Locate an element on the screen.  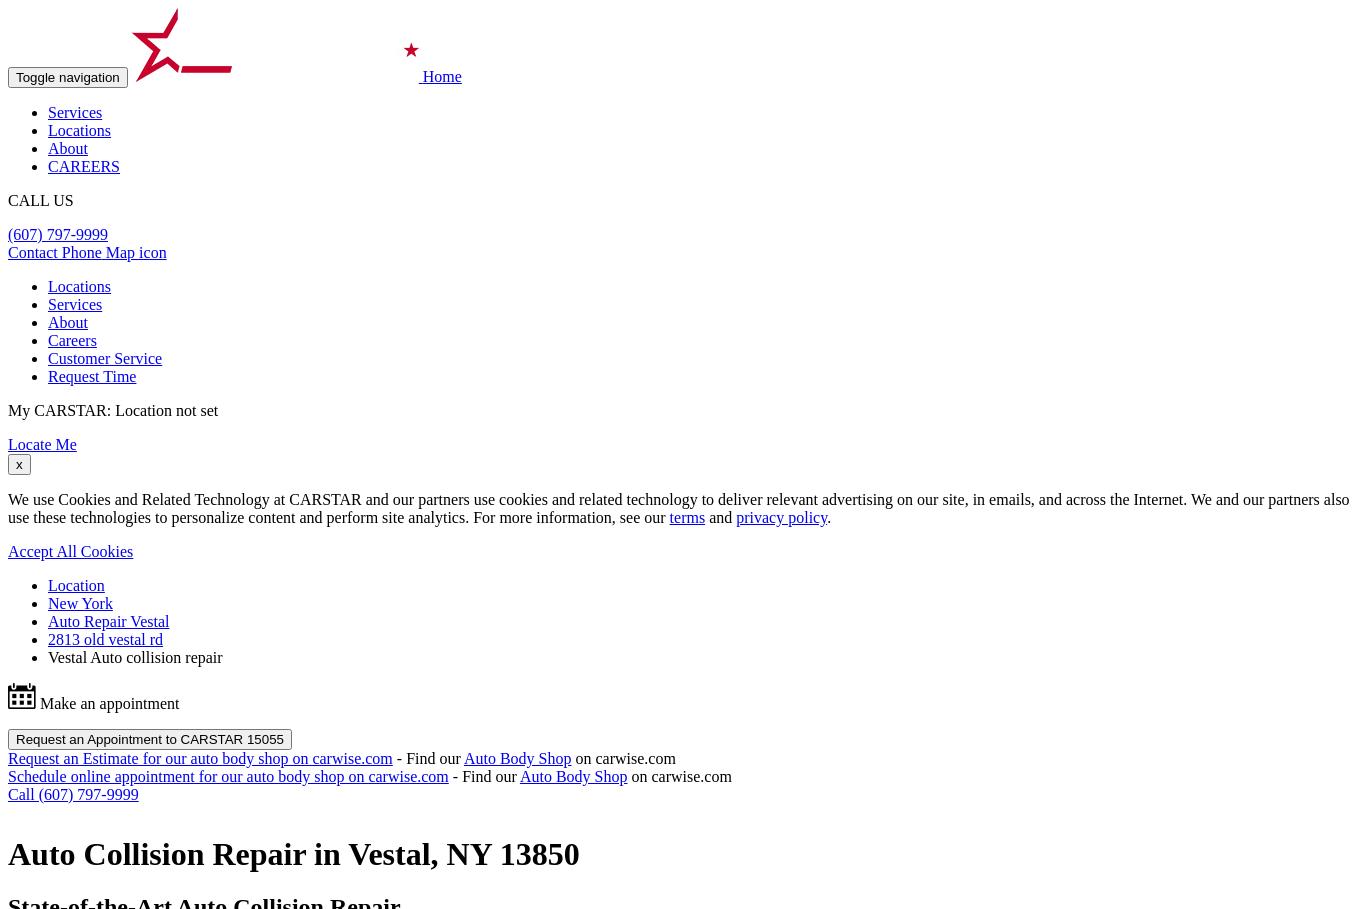
'Toggle navigation' is located at coordinates (67, 76).